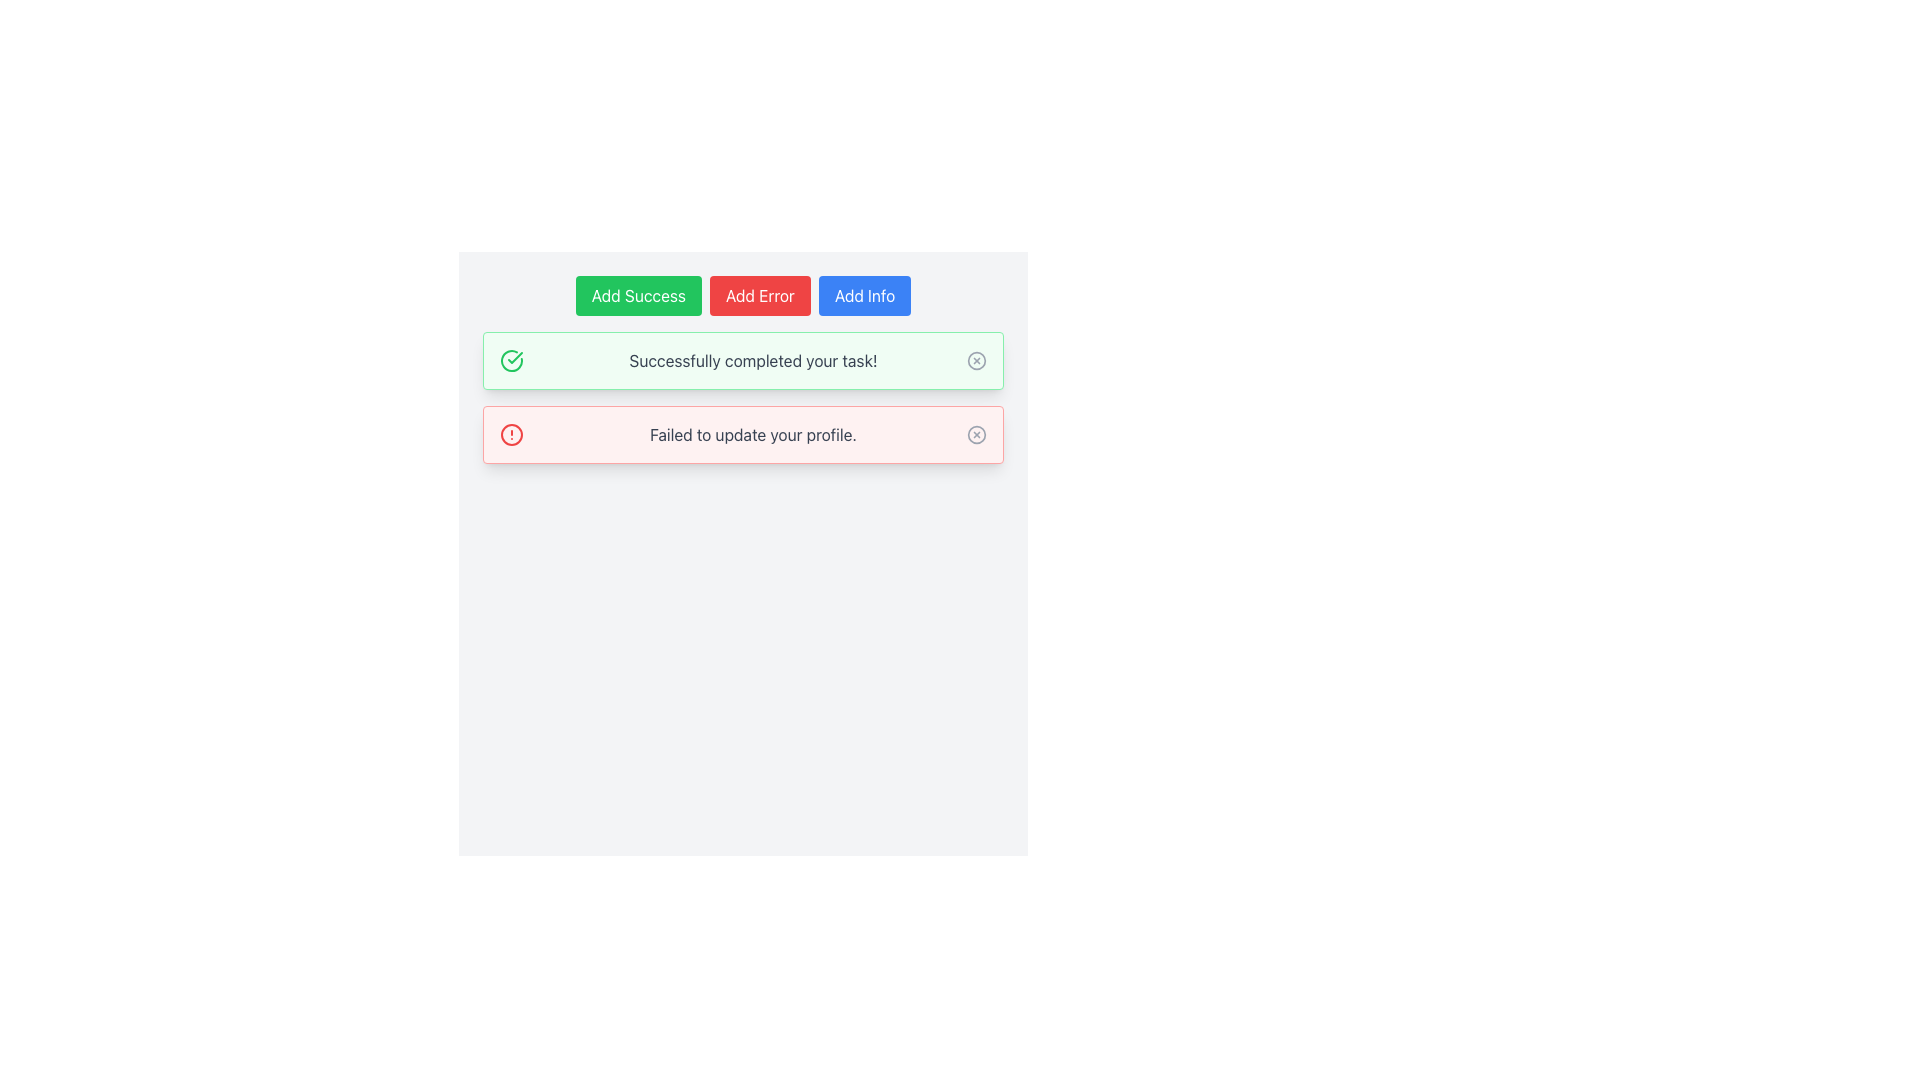 The height and width of the screenshot is (1080, 1920). I want to click on the static text element that conveys a success message located within the green notification box, positioned above the red error notification and below the action buttons, so click(752, 361).